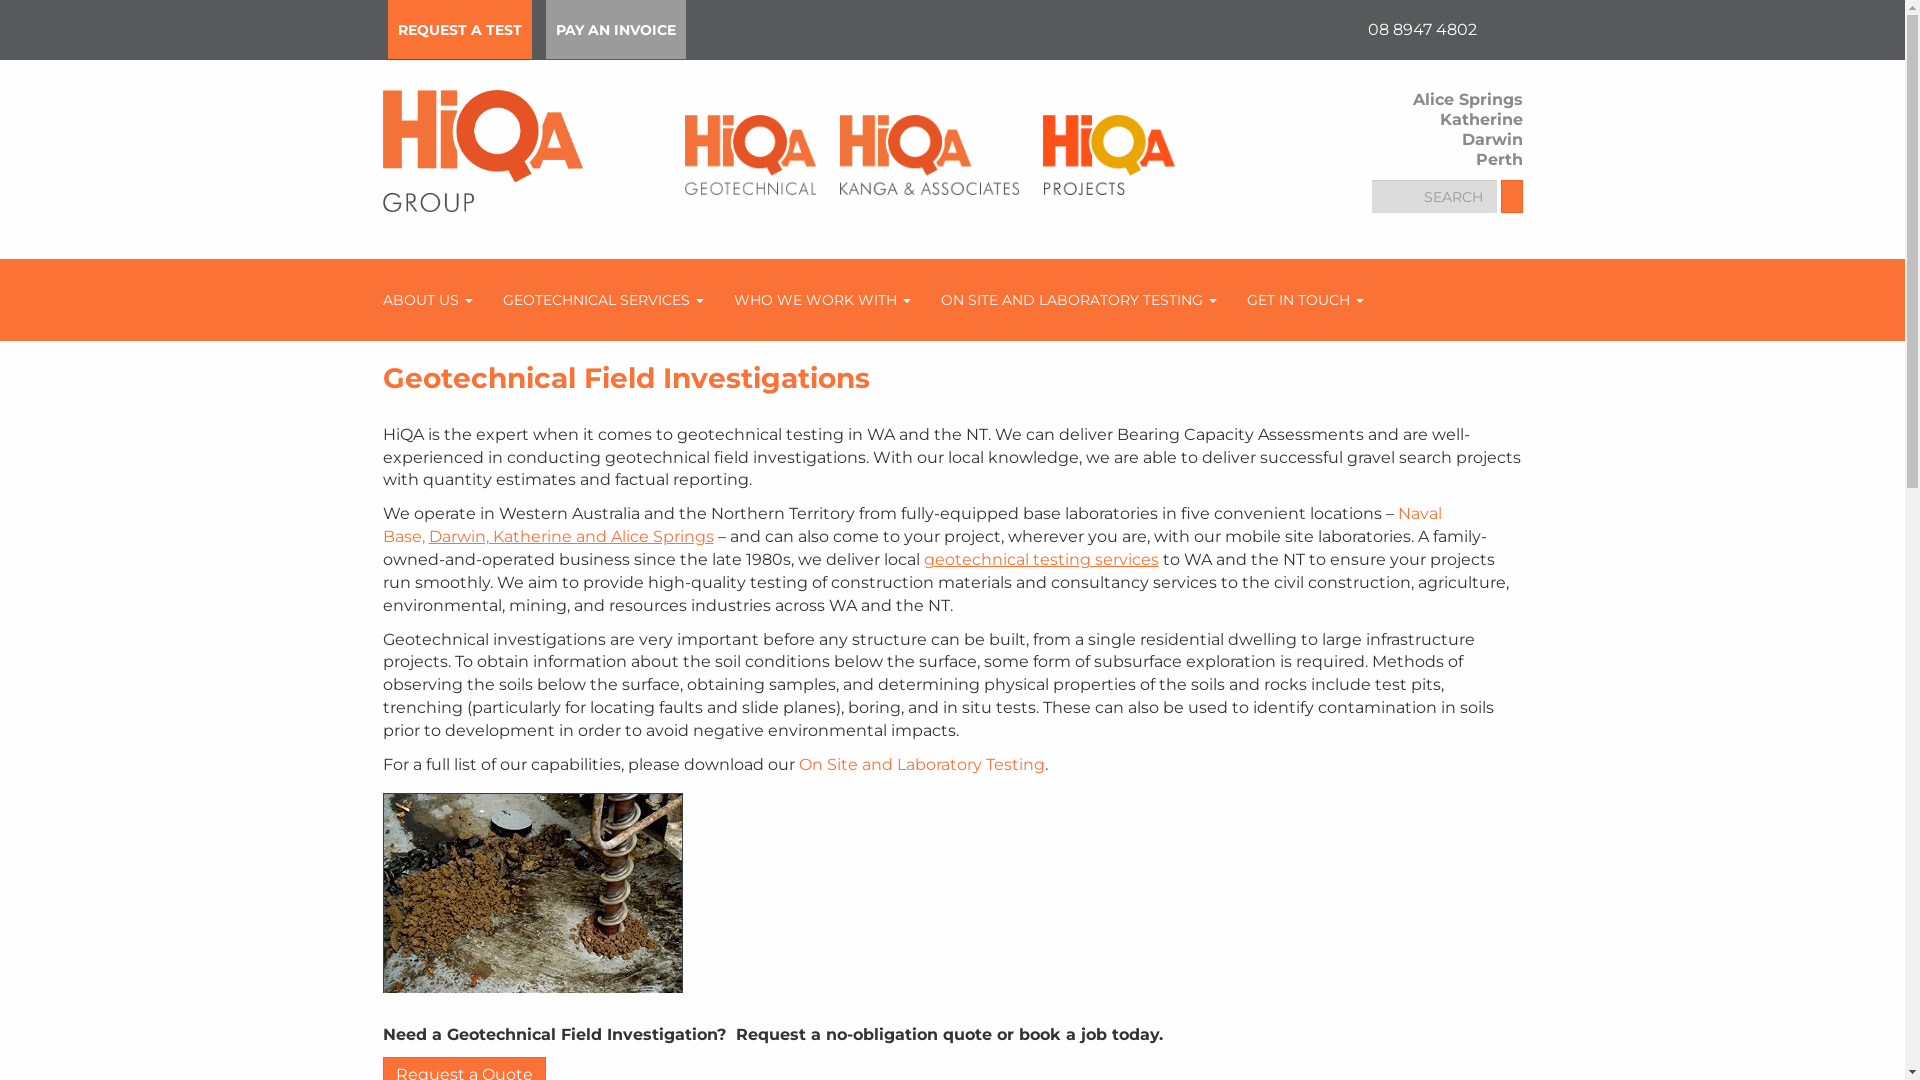  Describe the element at coordinates (569, 535) in the screenshot. I see `'Darwin, Katherine and Alice Springs'` at that location.